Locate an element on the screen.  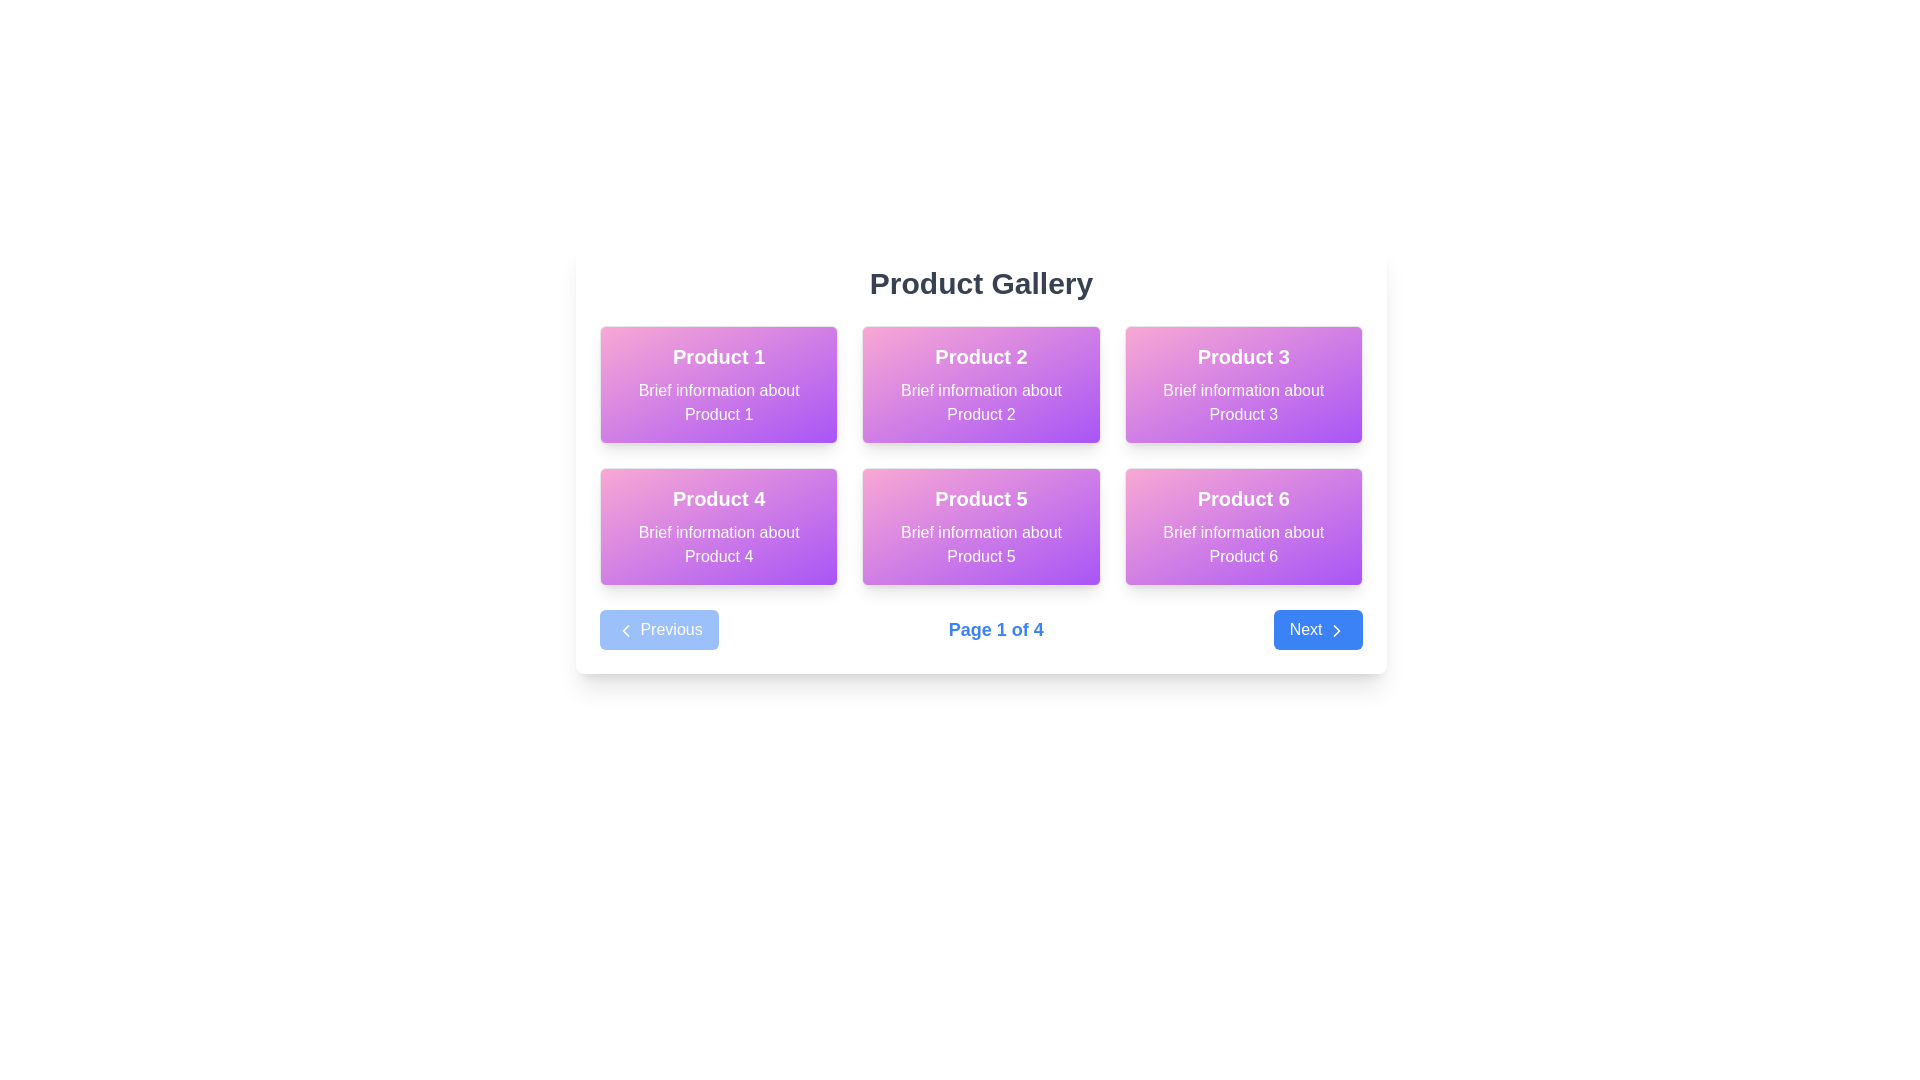
the rightward arrow icon located within the blue 'Next' button at the bottom-right corner of the interface is located at coordinates (1336, 630).